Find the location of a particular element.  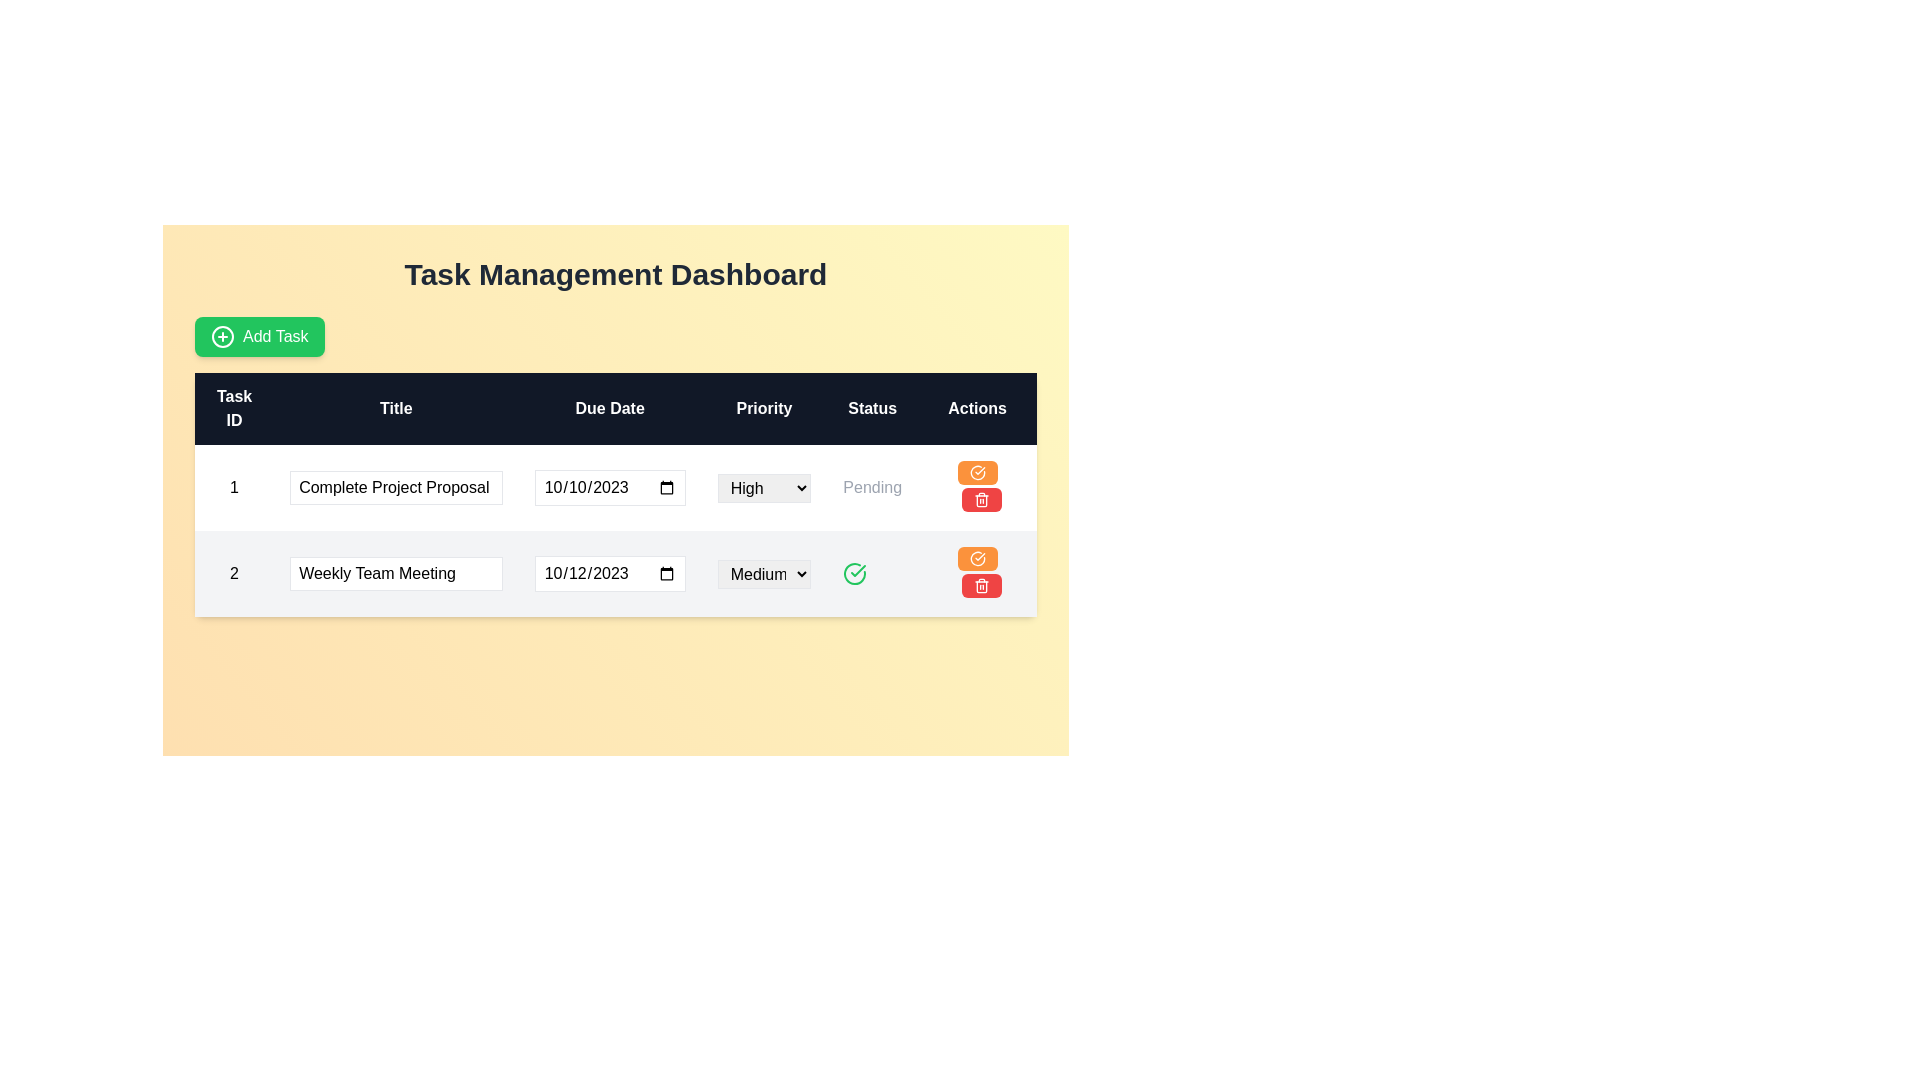

the circular icon with a checkmark inside the light orange button located in the 'Actions' column for the second task row is located at coordinates (977, 559).